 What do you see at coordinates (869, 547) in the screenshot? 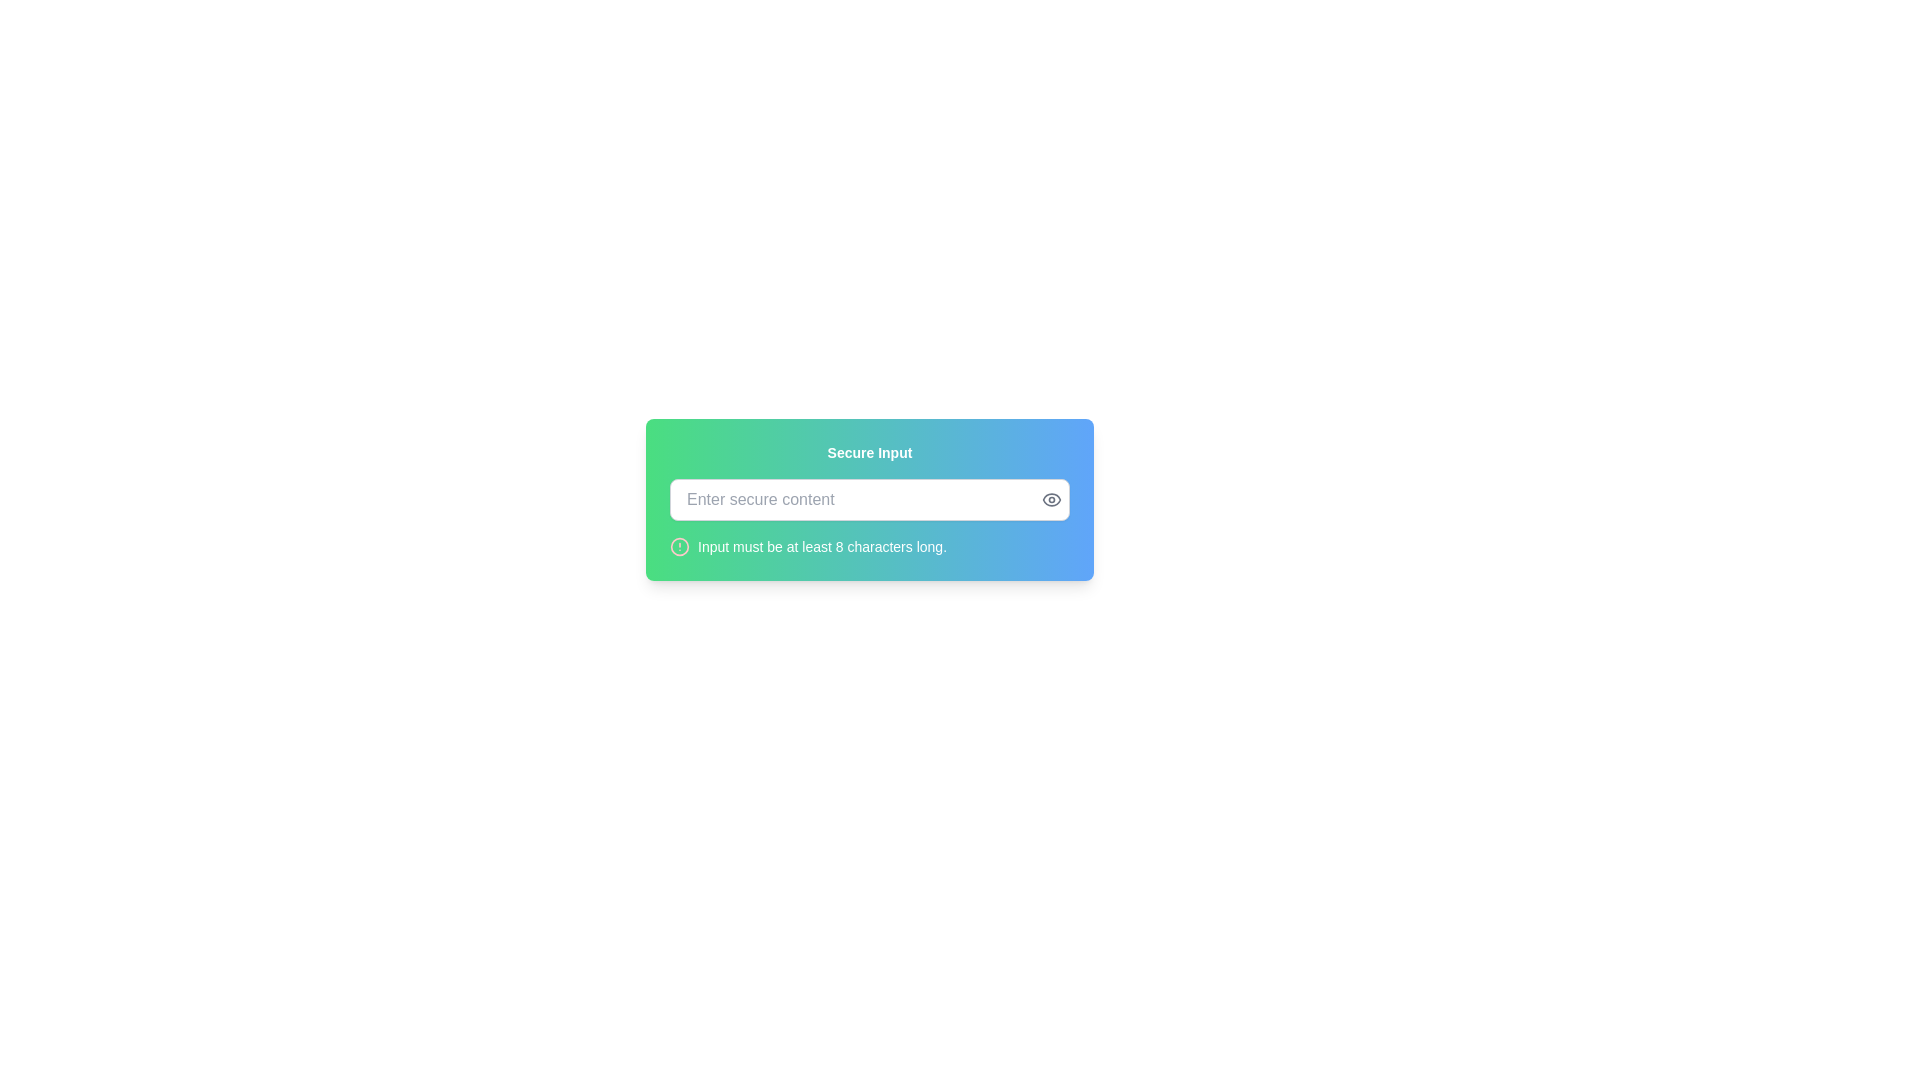
I see `validation message displayed in the Informational Text with Icon located immediately below the 'Secure Input' input field` at bounding box center [869, 547].